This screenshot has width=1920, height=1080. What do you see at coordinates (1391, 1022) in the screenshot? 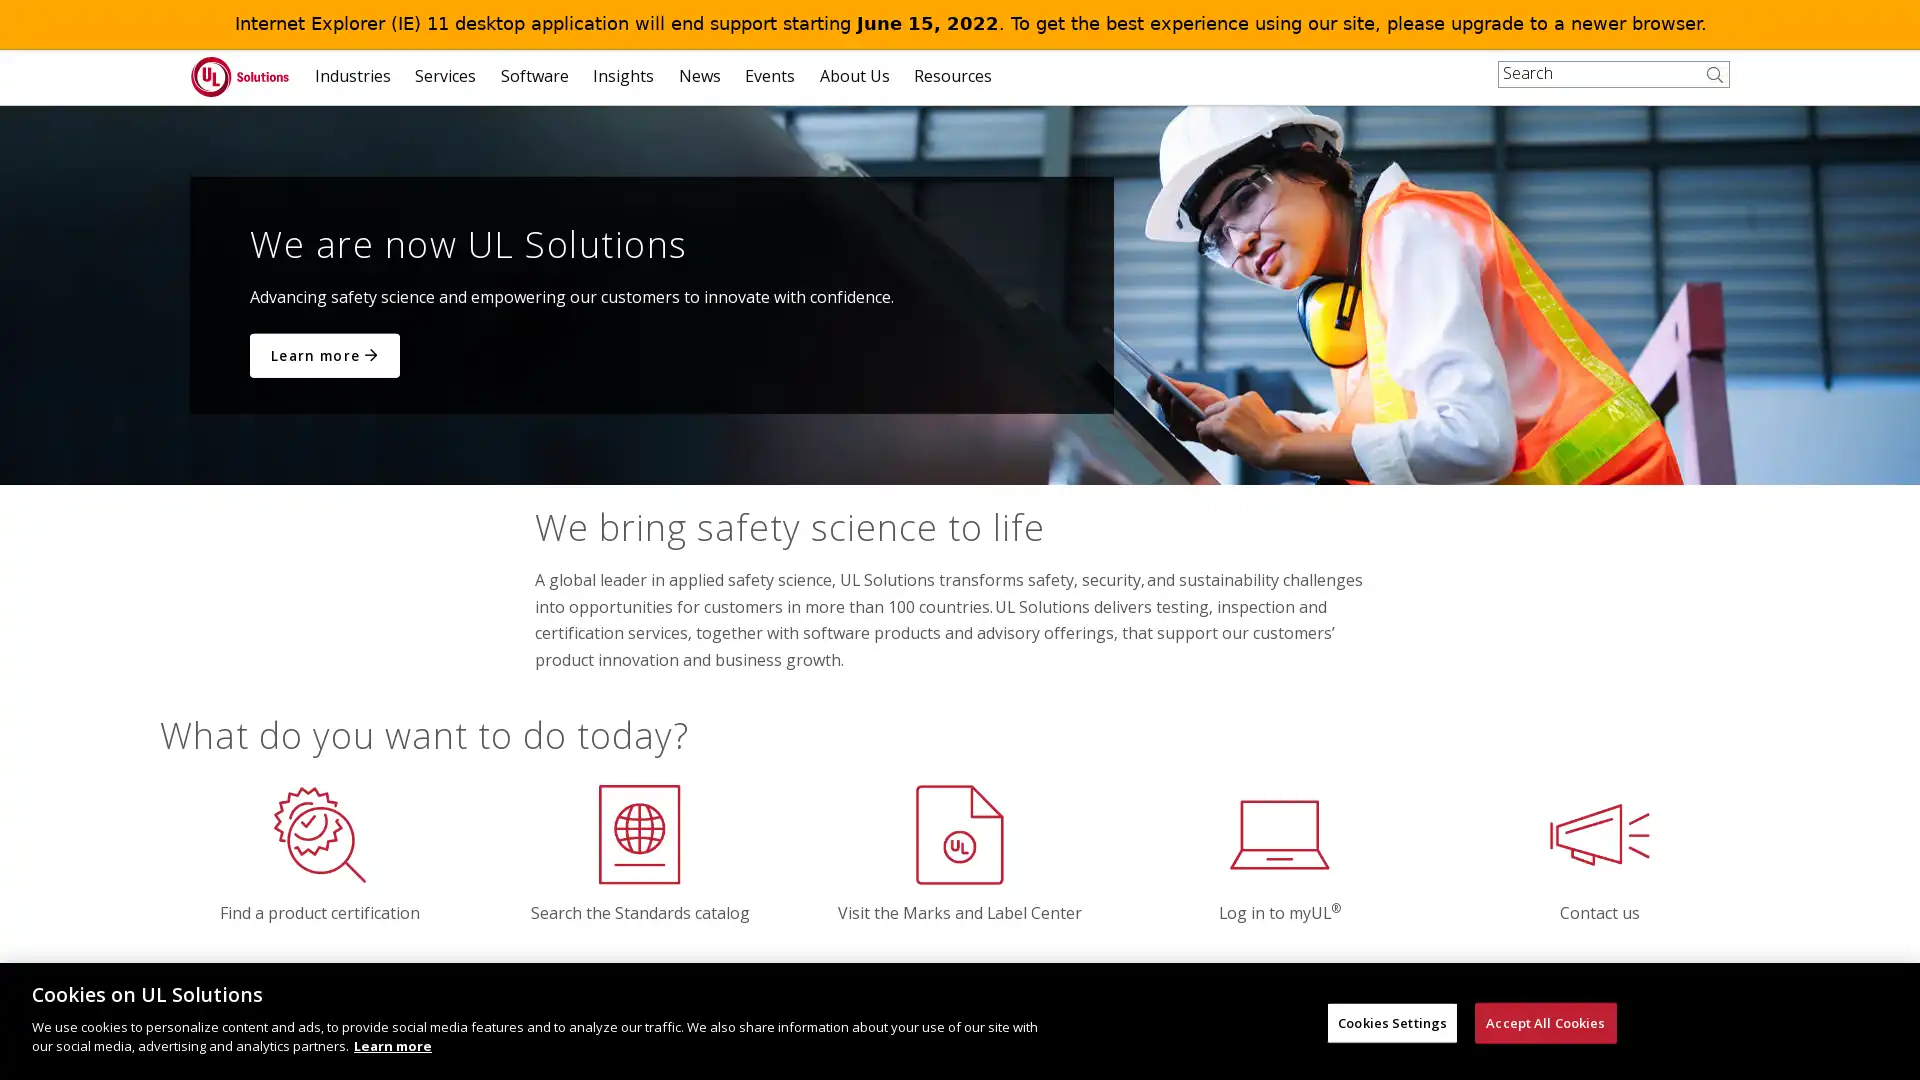
I see `Cookies Settings` at bounding box center [1391, 1022].